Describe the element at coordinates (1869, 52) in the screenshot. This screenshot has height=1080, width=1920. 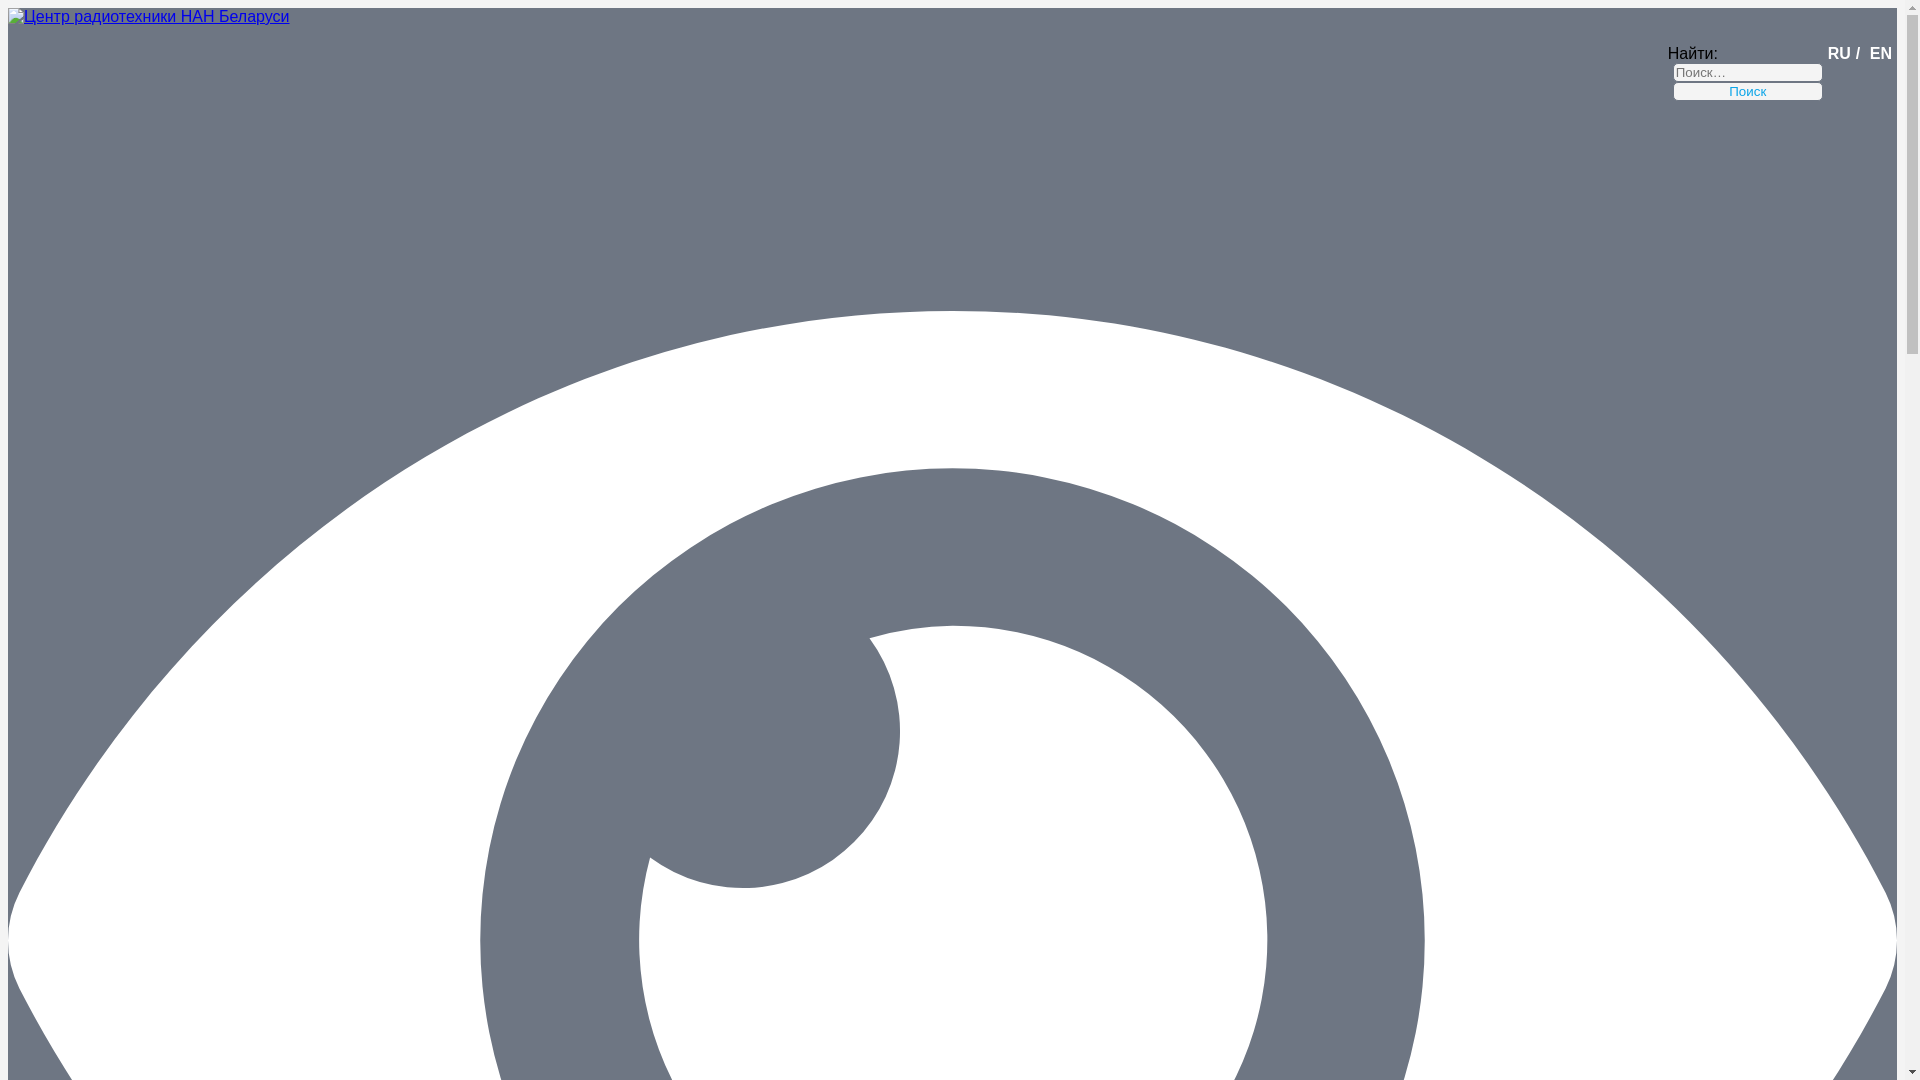
I see `'EN'` at that location.